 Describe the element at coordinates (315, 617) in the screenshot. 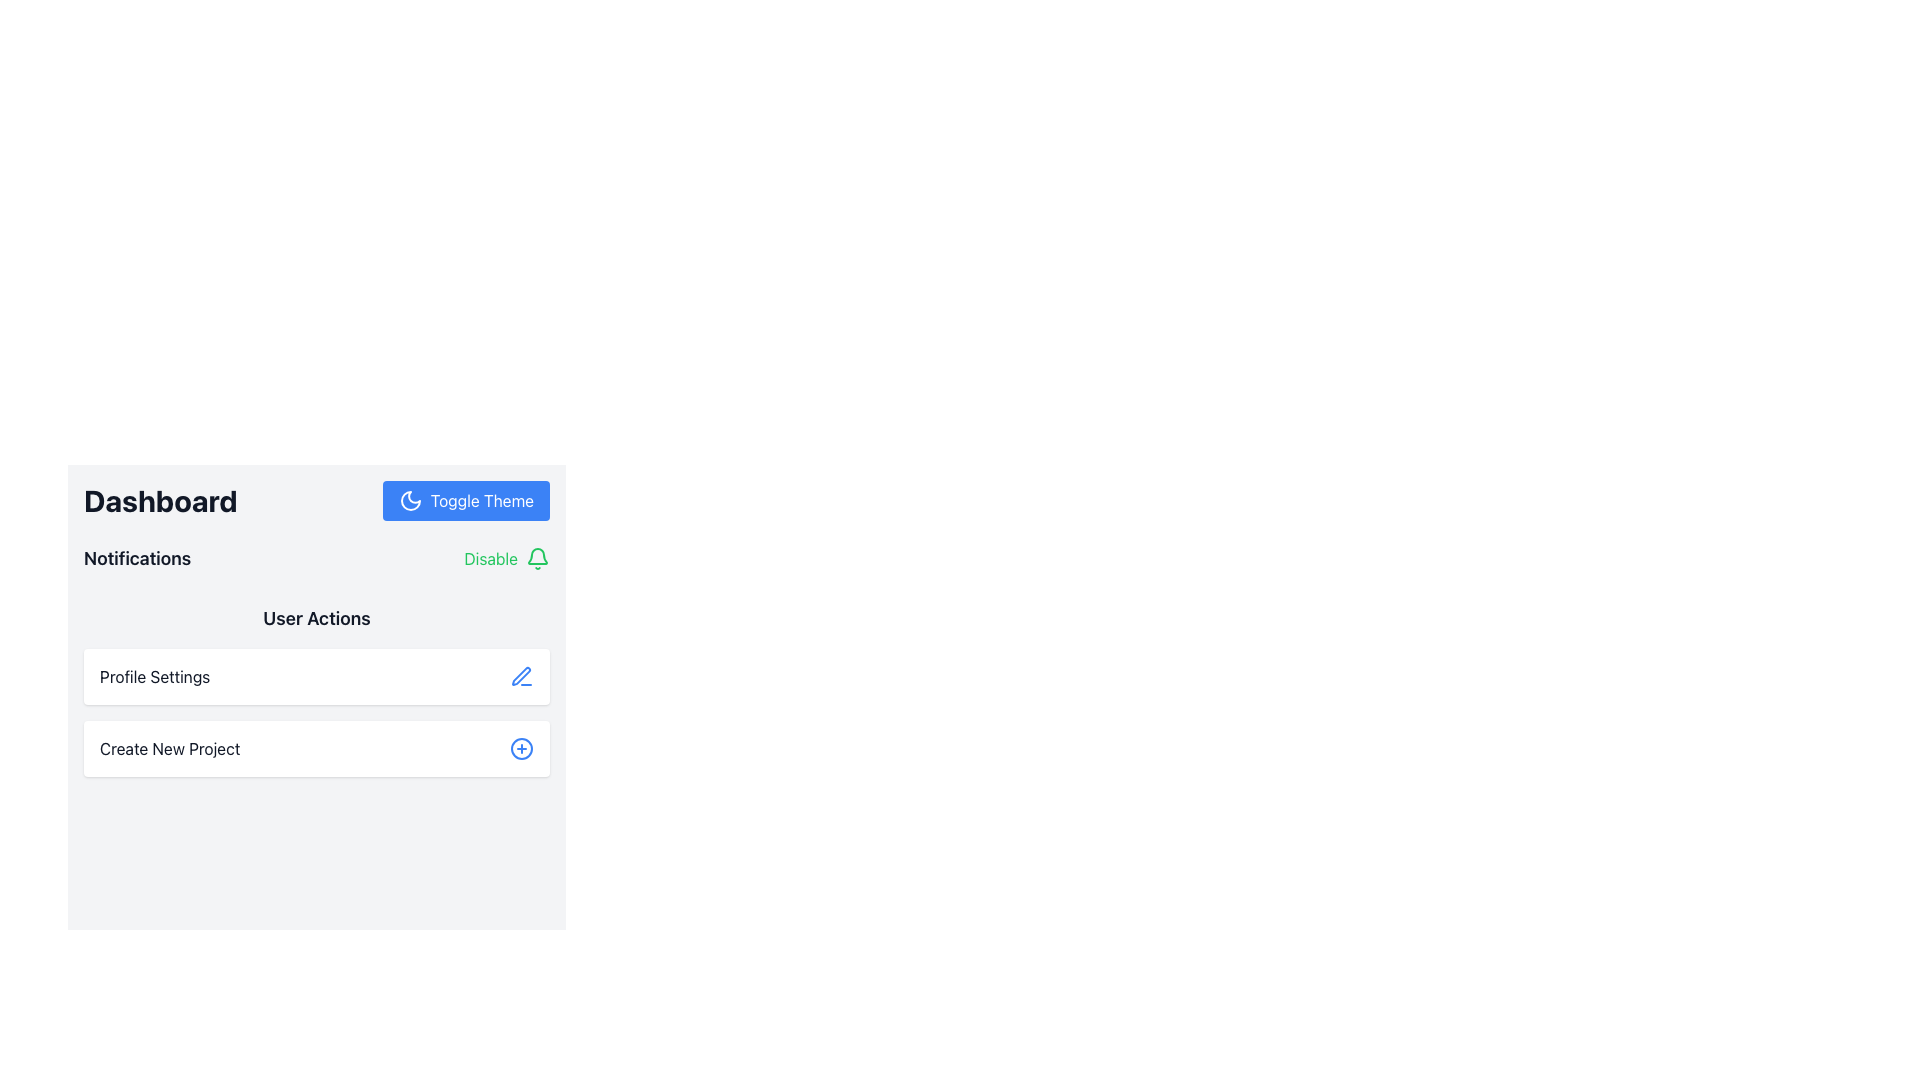

I see `the 'User Actions' text label element, which is bold and prominently displayed in black on a light gray background, located under the 'Notifications' section` at that location.